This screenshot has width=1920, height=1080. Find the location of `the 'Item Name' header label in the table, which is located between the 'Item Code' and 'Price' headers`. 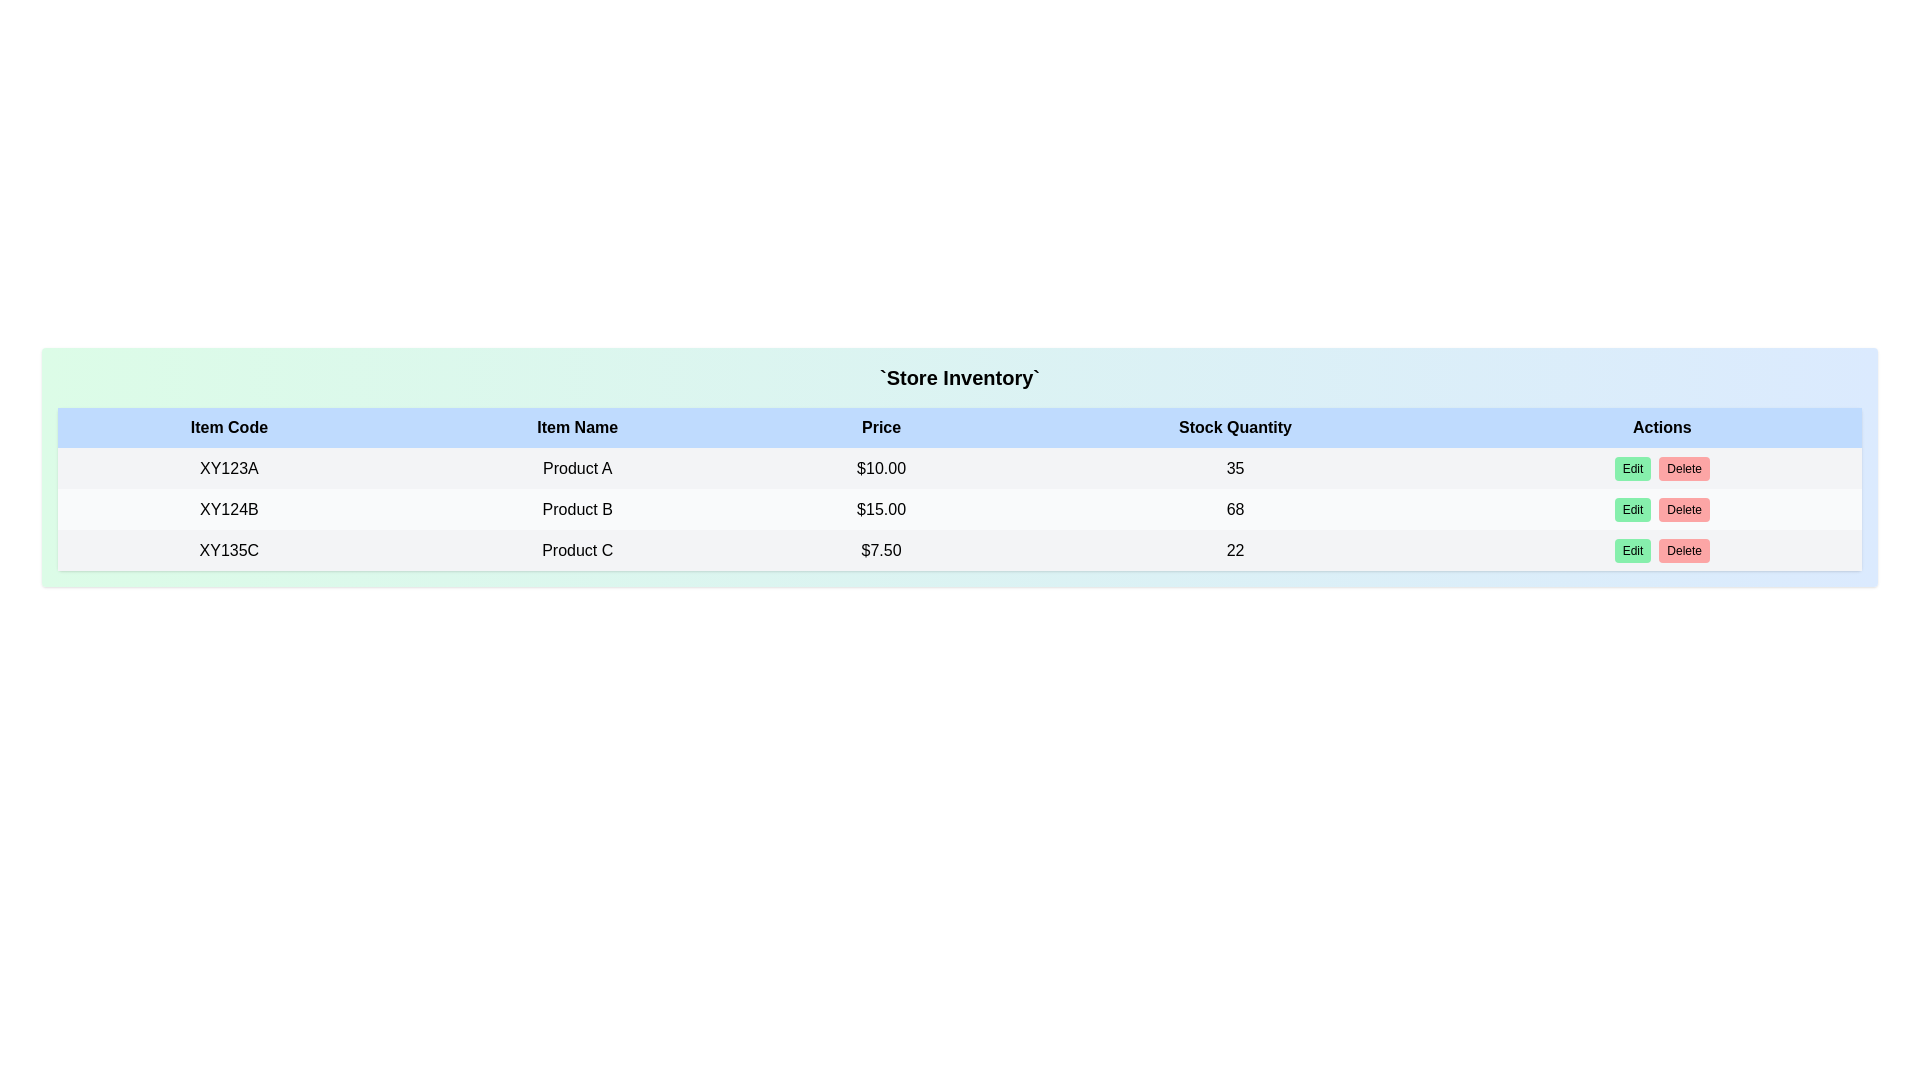

the 'Item Name' header label in the table, which is located between the 'Item Code' and 'Price' headers is located at coordinates (576, 427).